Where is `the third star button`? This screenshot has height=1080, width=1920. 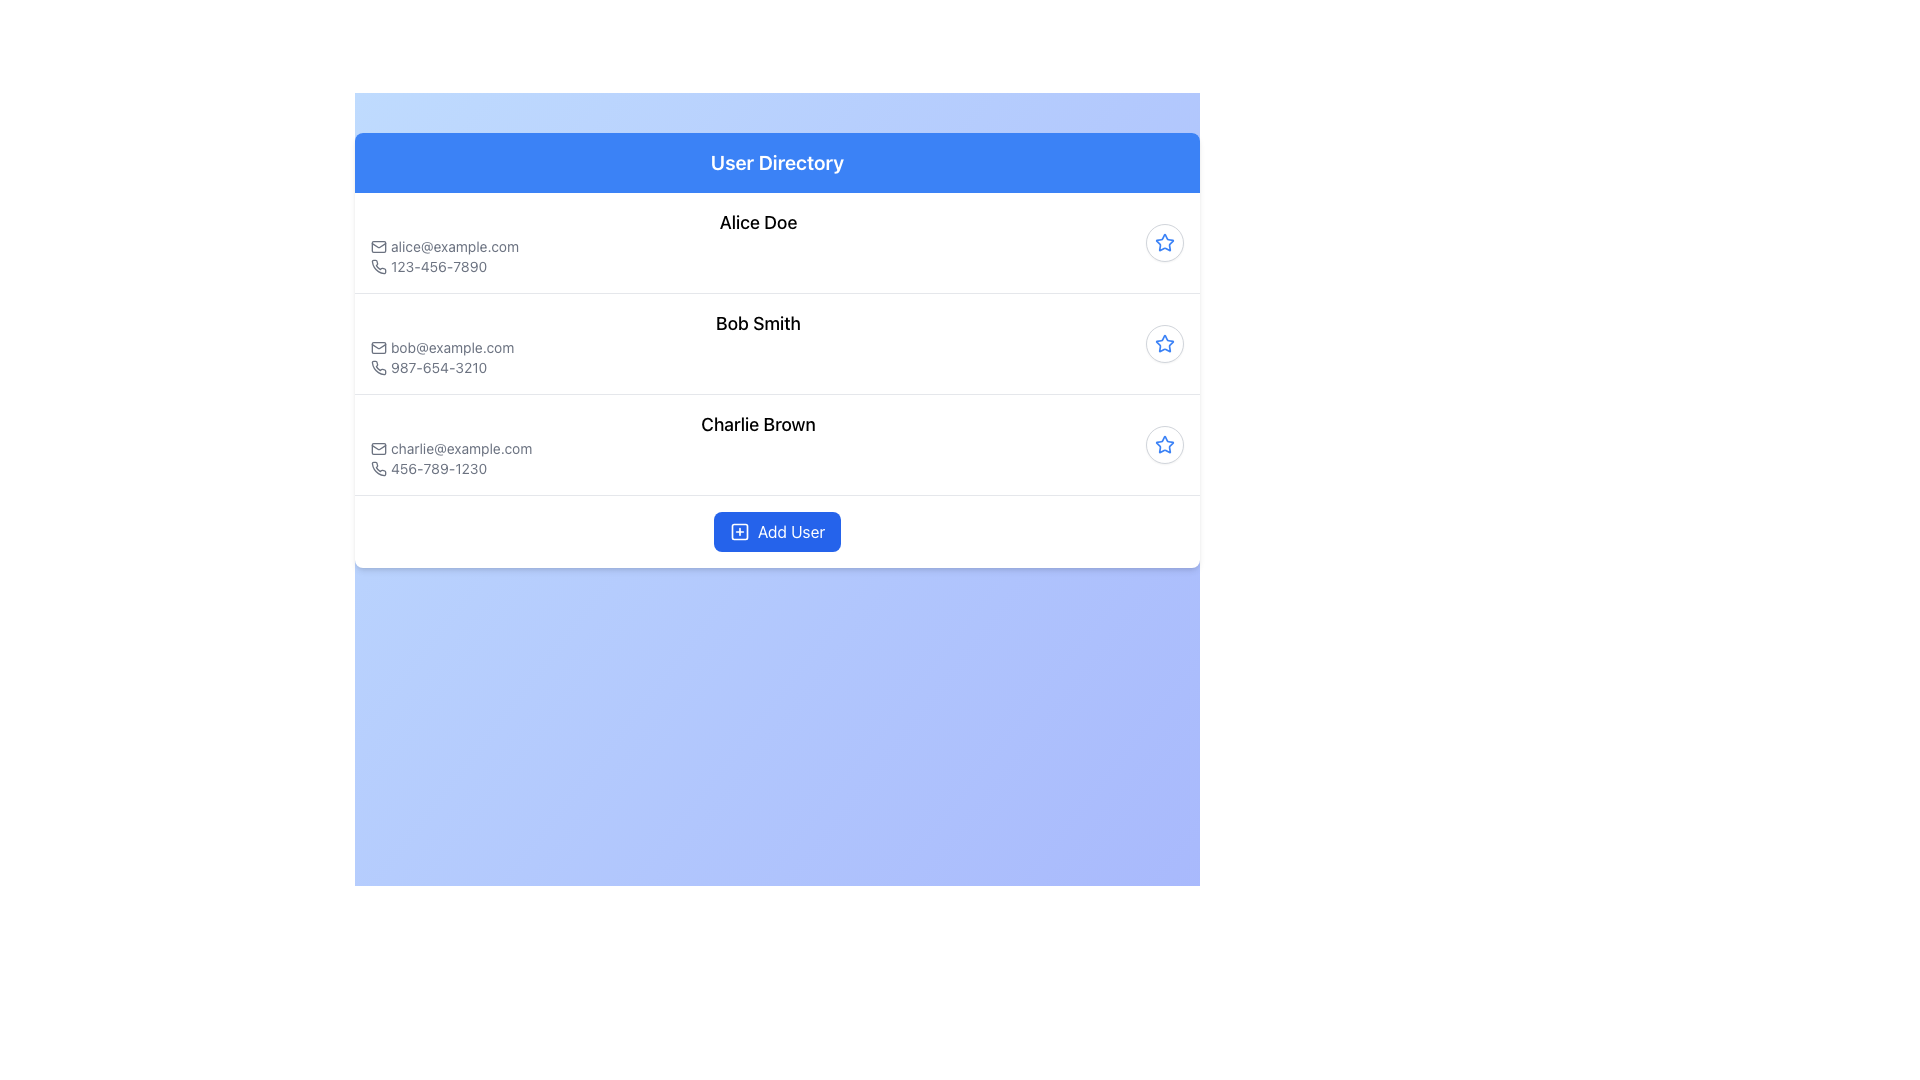
the third star button is located at coordinates (1165, 443).